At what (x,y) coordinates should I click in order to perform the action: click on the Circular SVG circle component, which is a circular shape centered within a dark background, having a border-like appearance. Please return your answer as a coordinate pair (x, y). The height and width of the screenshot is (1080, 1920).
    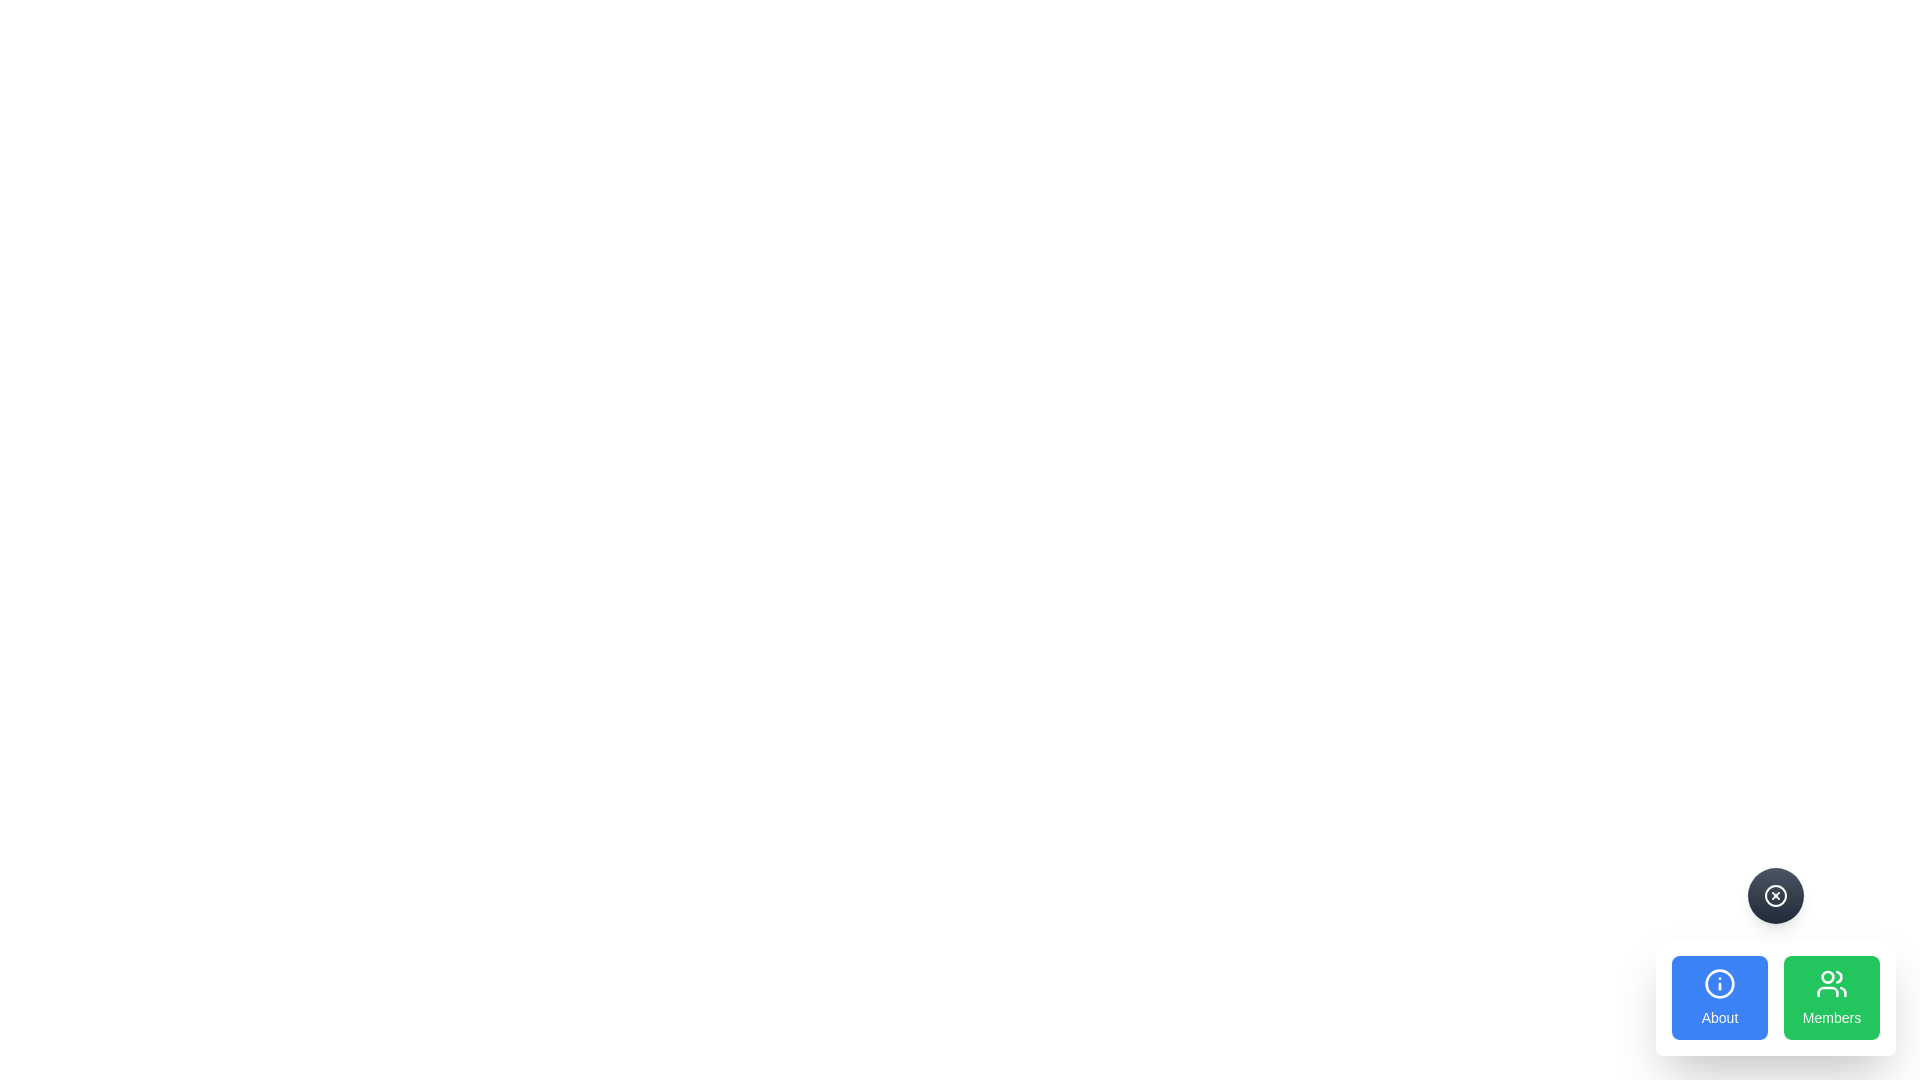
    Looking at the image, I should click on (1776, 894).